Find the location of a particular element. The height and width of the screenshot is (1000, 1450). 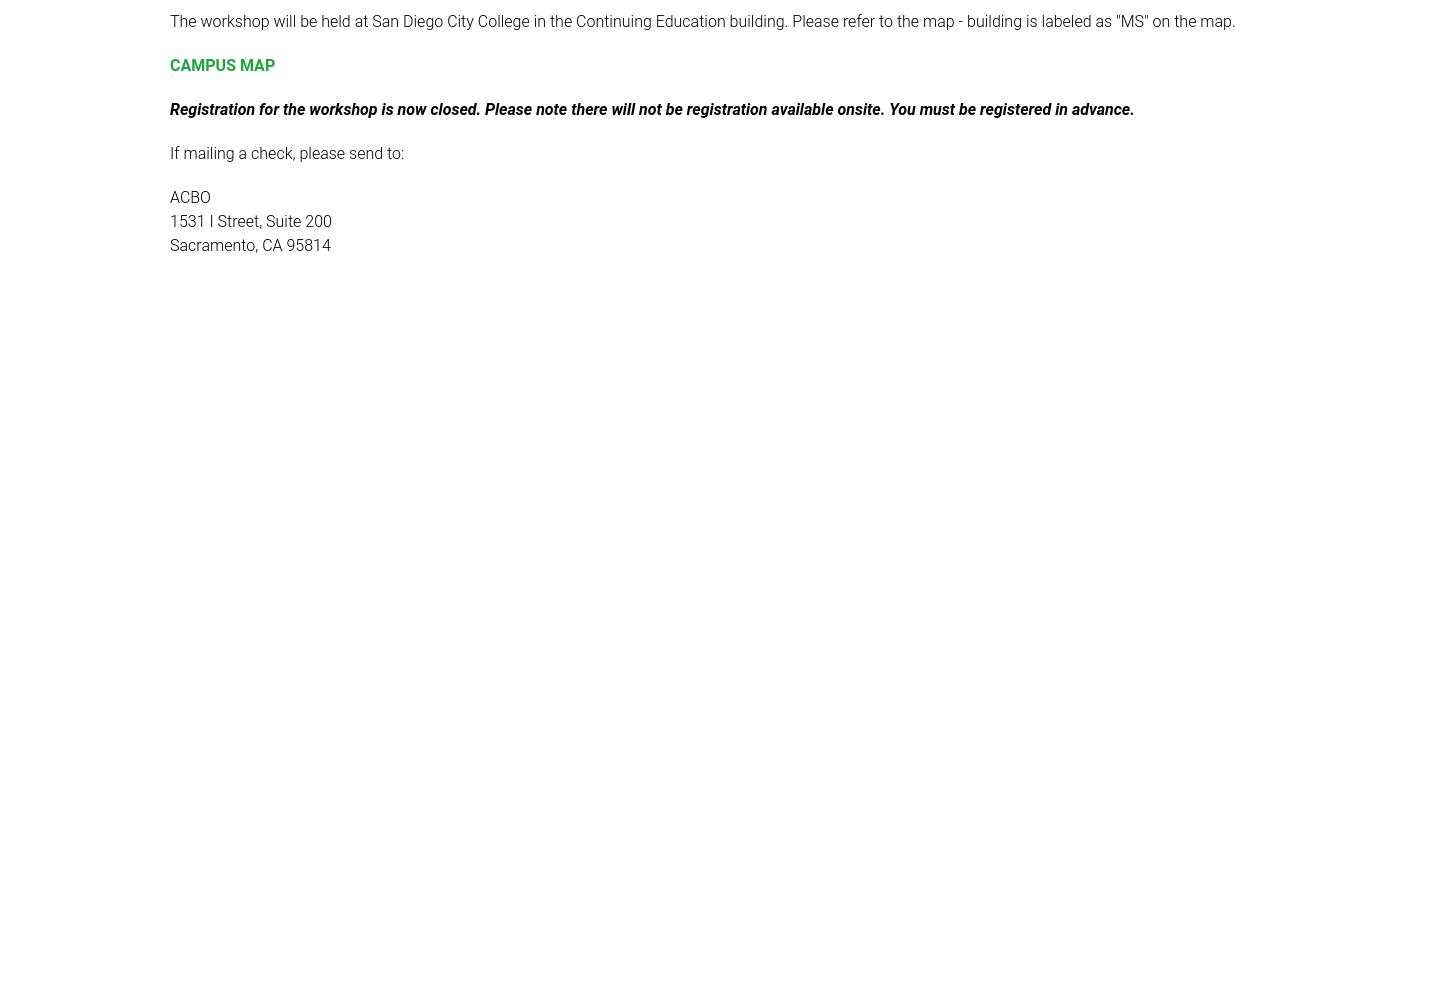

'Registration for the workshop is now closed. Please note there will not be registration available onsite. You must be registered in advance.' is located at coordinates (651, 108).